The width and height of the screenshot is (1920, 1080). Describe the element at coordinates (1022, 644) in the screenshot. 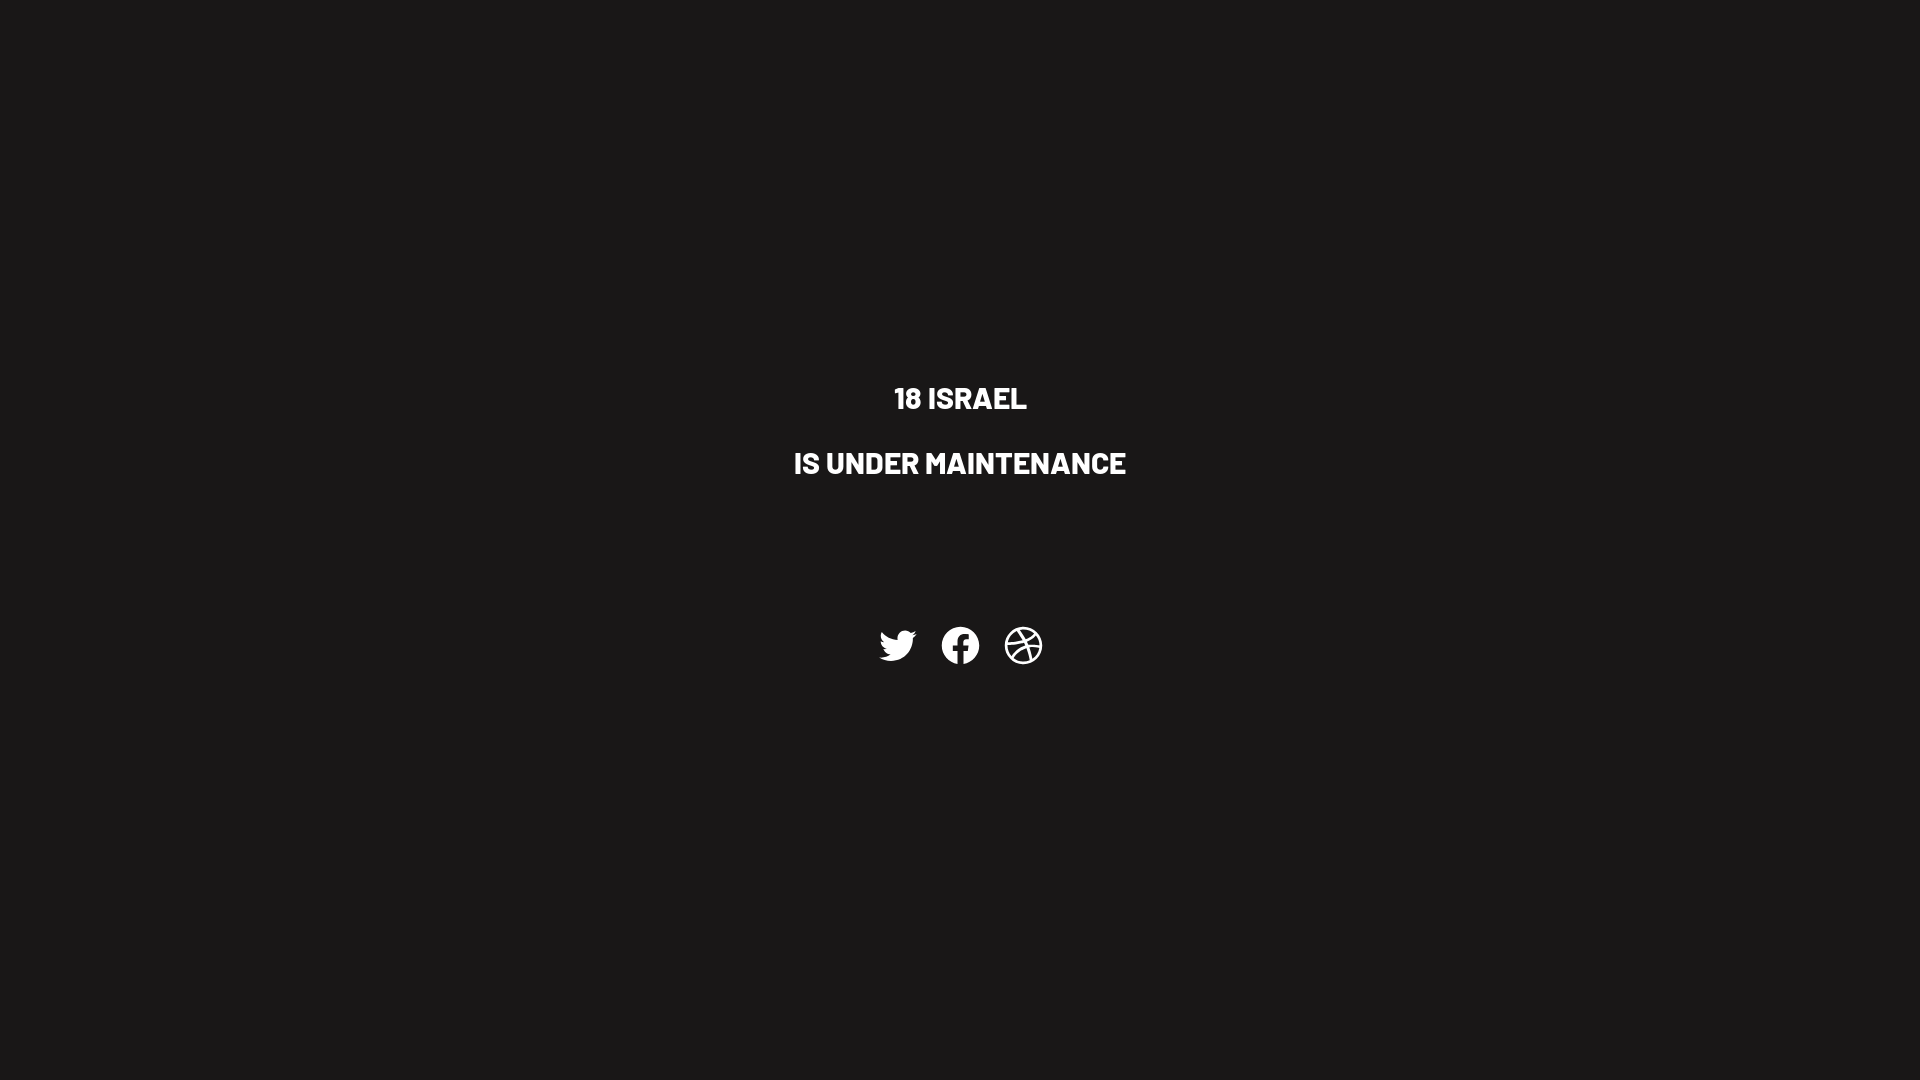

I see `'Dribbble'` at that location.